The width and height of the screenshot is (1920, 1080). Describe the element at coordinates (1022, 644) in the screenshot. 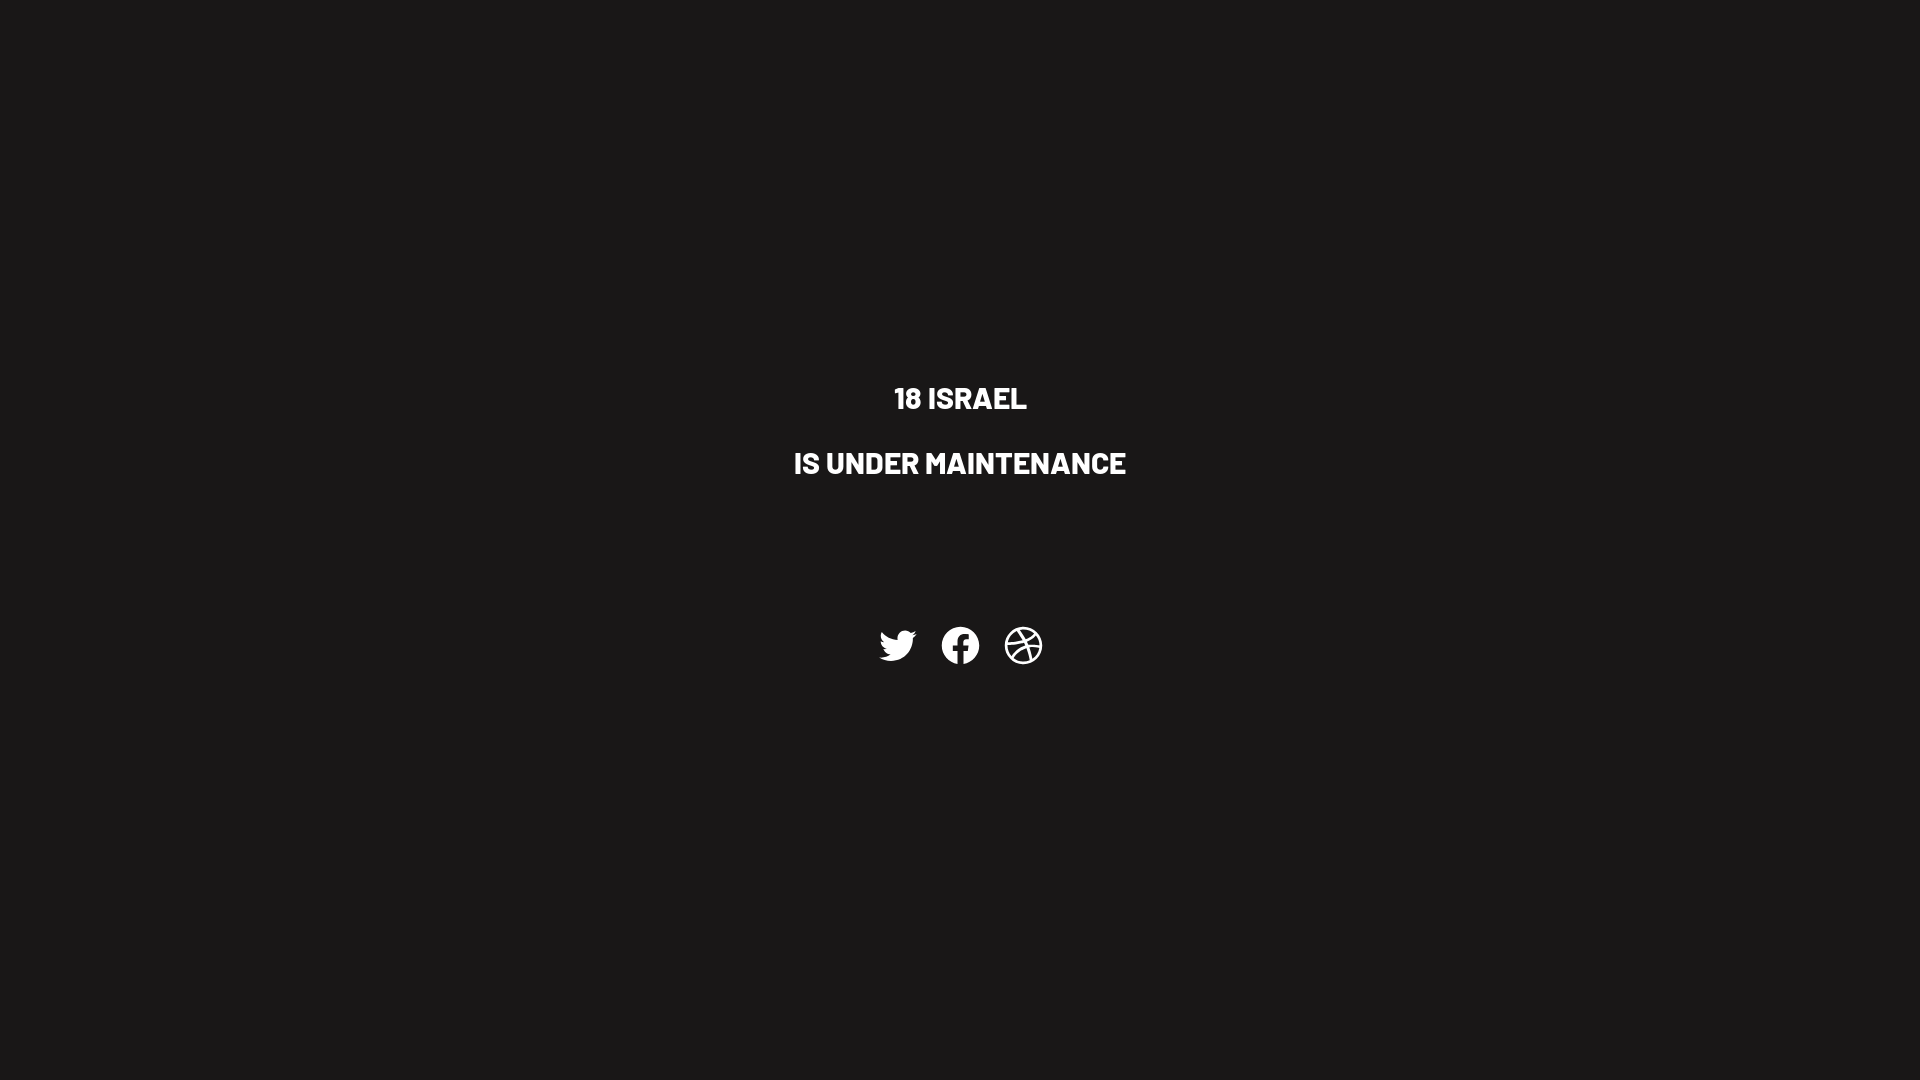

I see `'Dribbble'` at that location.